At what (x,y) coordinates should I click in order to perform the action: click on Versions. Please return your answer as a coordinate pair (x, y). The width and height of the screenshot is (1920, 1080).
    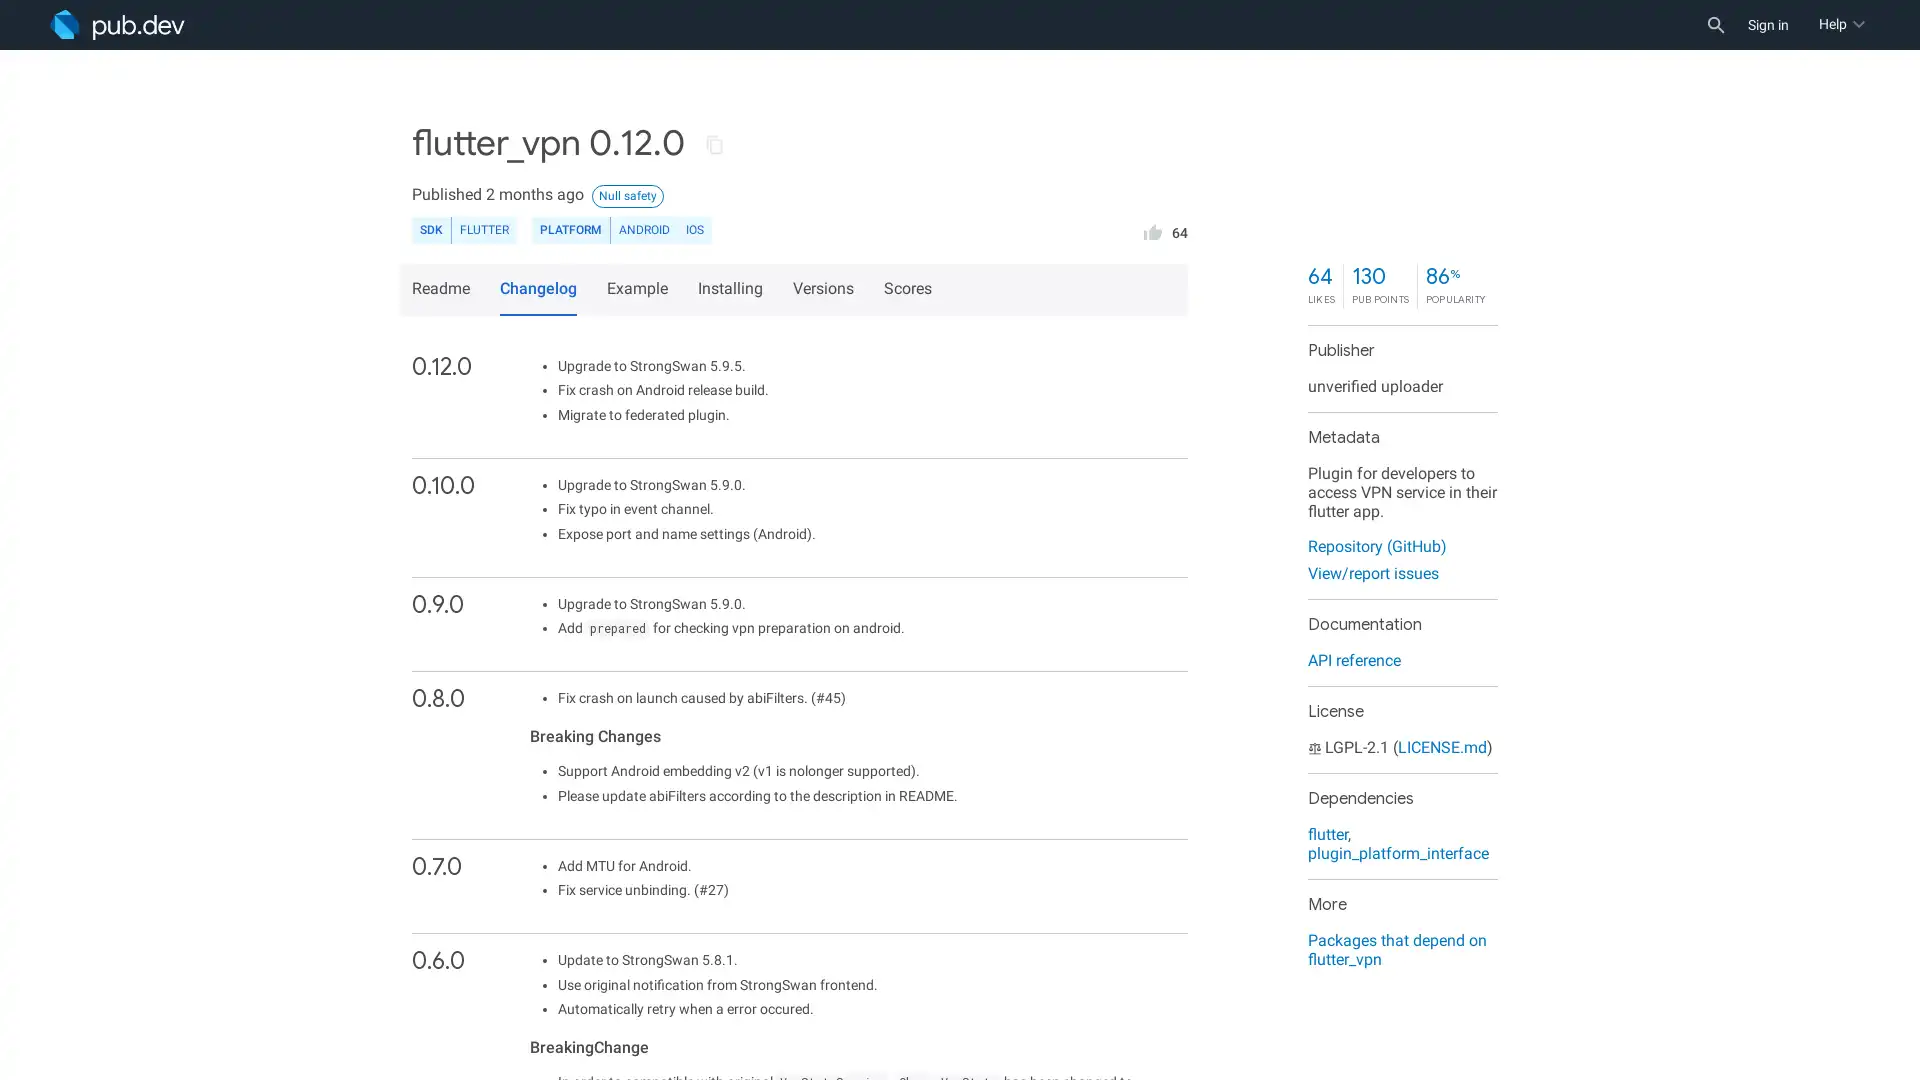
    Looking at the image, I should click on (826, 289).